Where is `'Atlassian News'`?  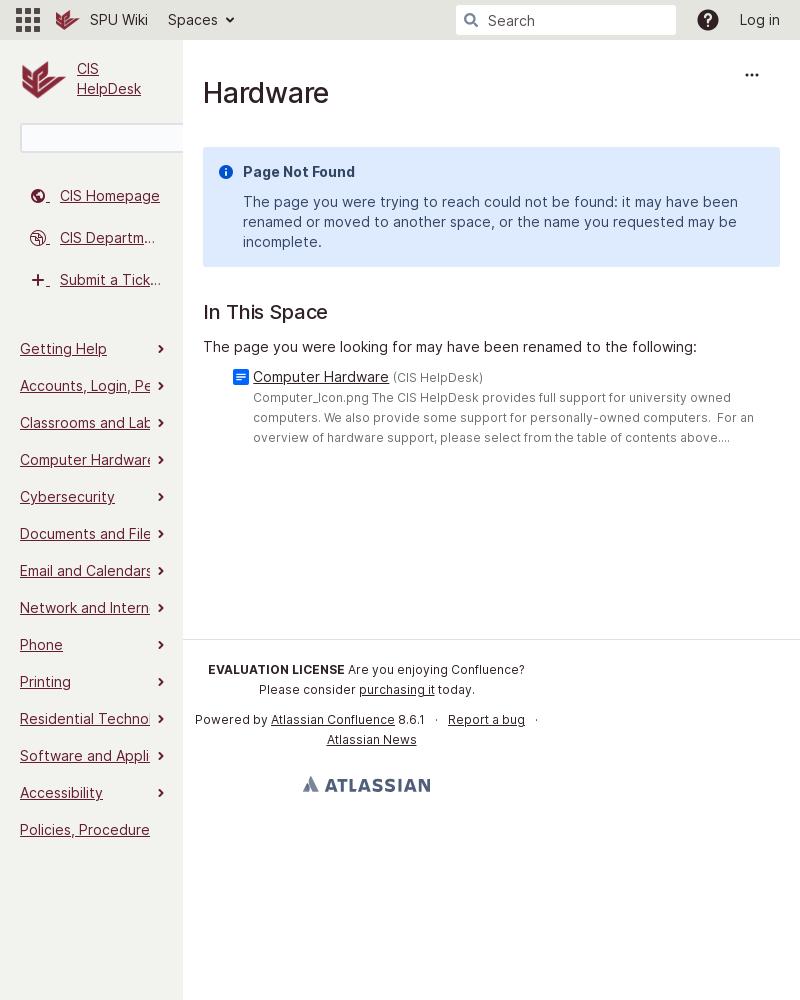
'Atlassian News' is located at coordinates (369, 738).